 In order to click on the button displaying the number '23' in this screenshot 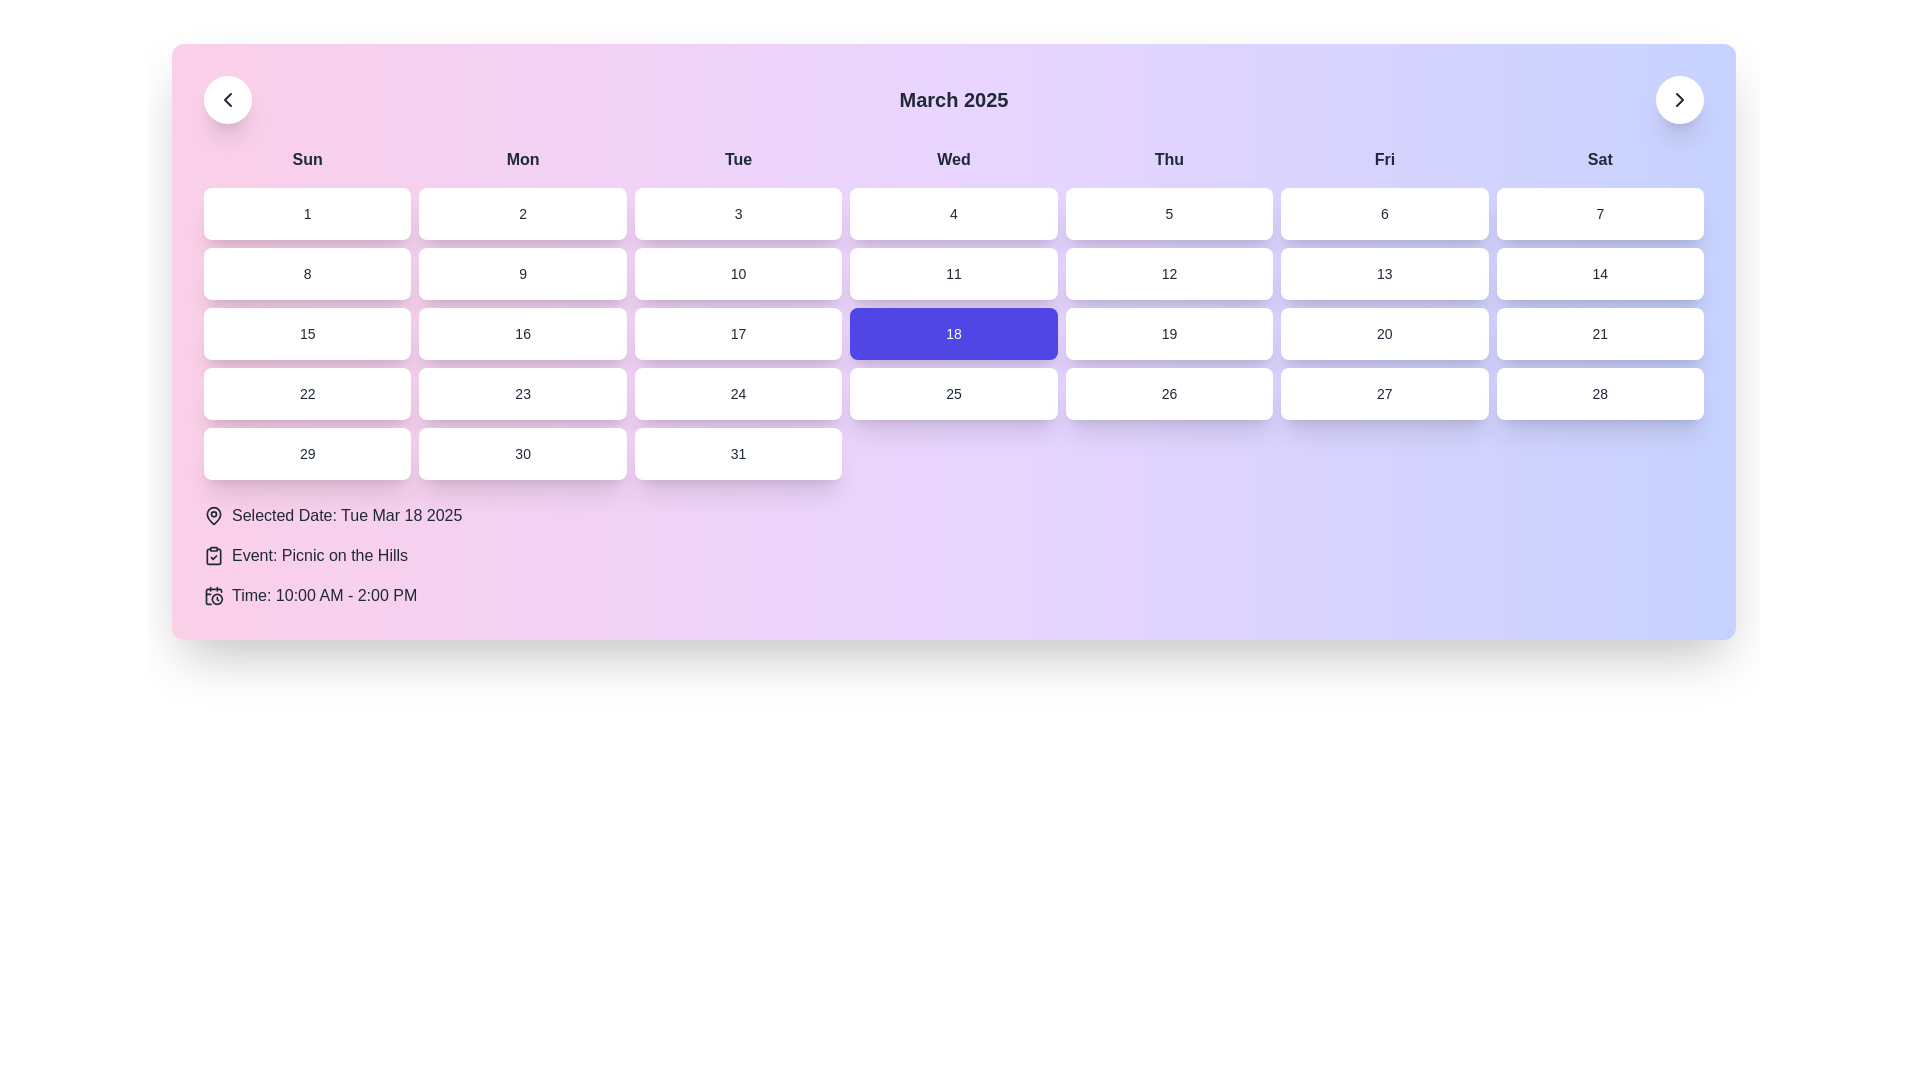, I will do `click(523, 393)`.